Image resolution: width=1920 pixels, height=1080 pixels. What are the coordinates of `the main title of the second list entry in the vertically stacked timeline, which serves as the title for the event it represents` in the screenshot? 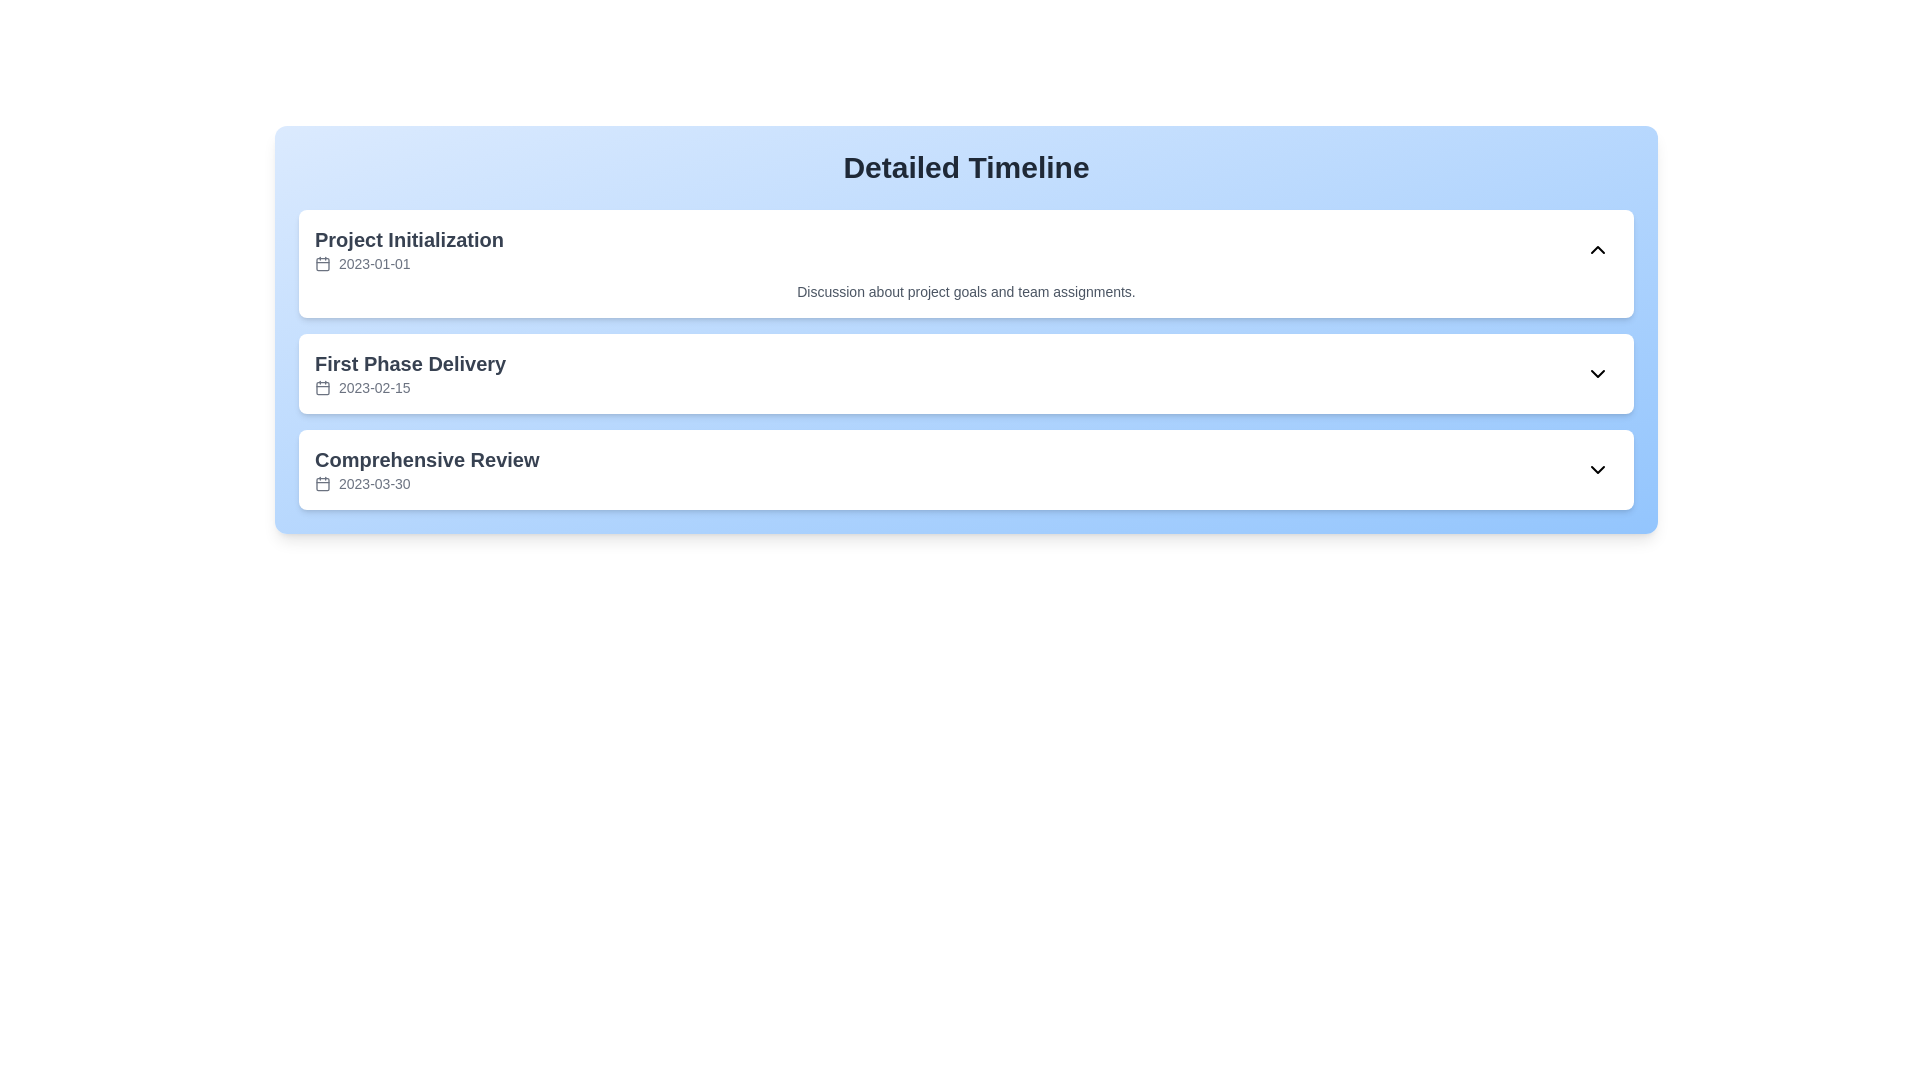 It's located at (409, 363).